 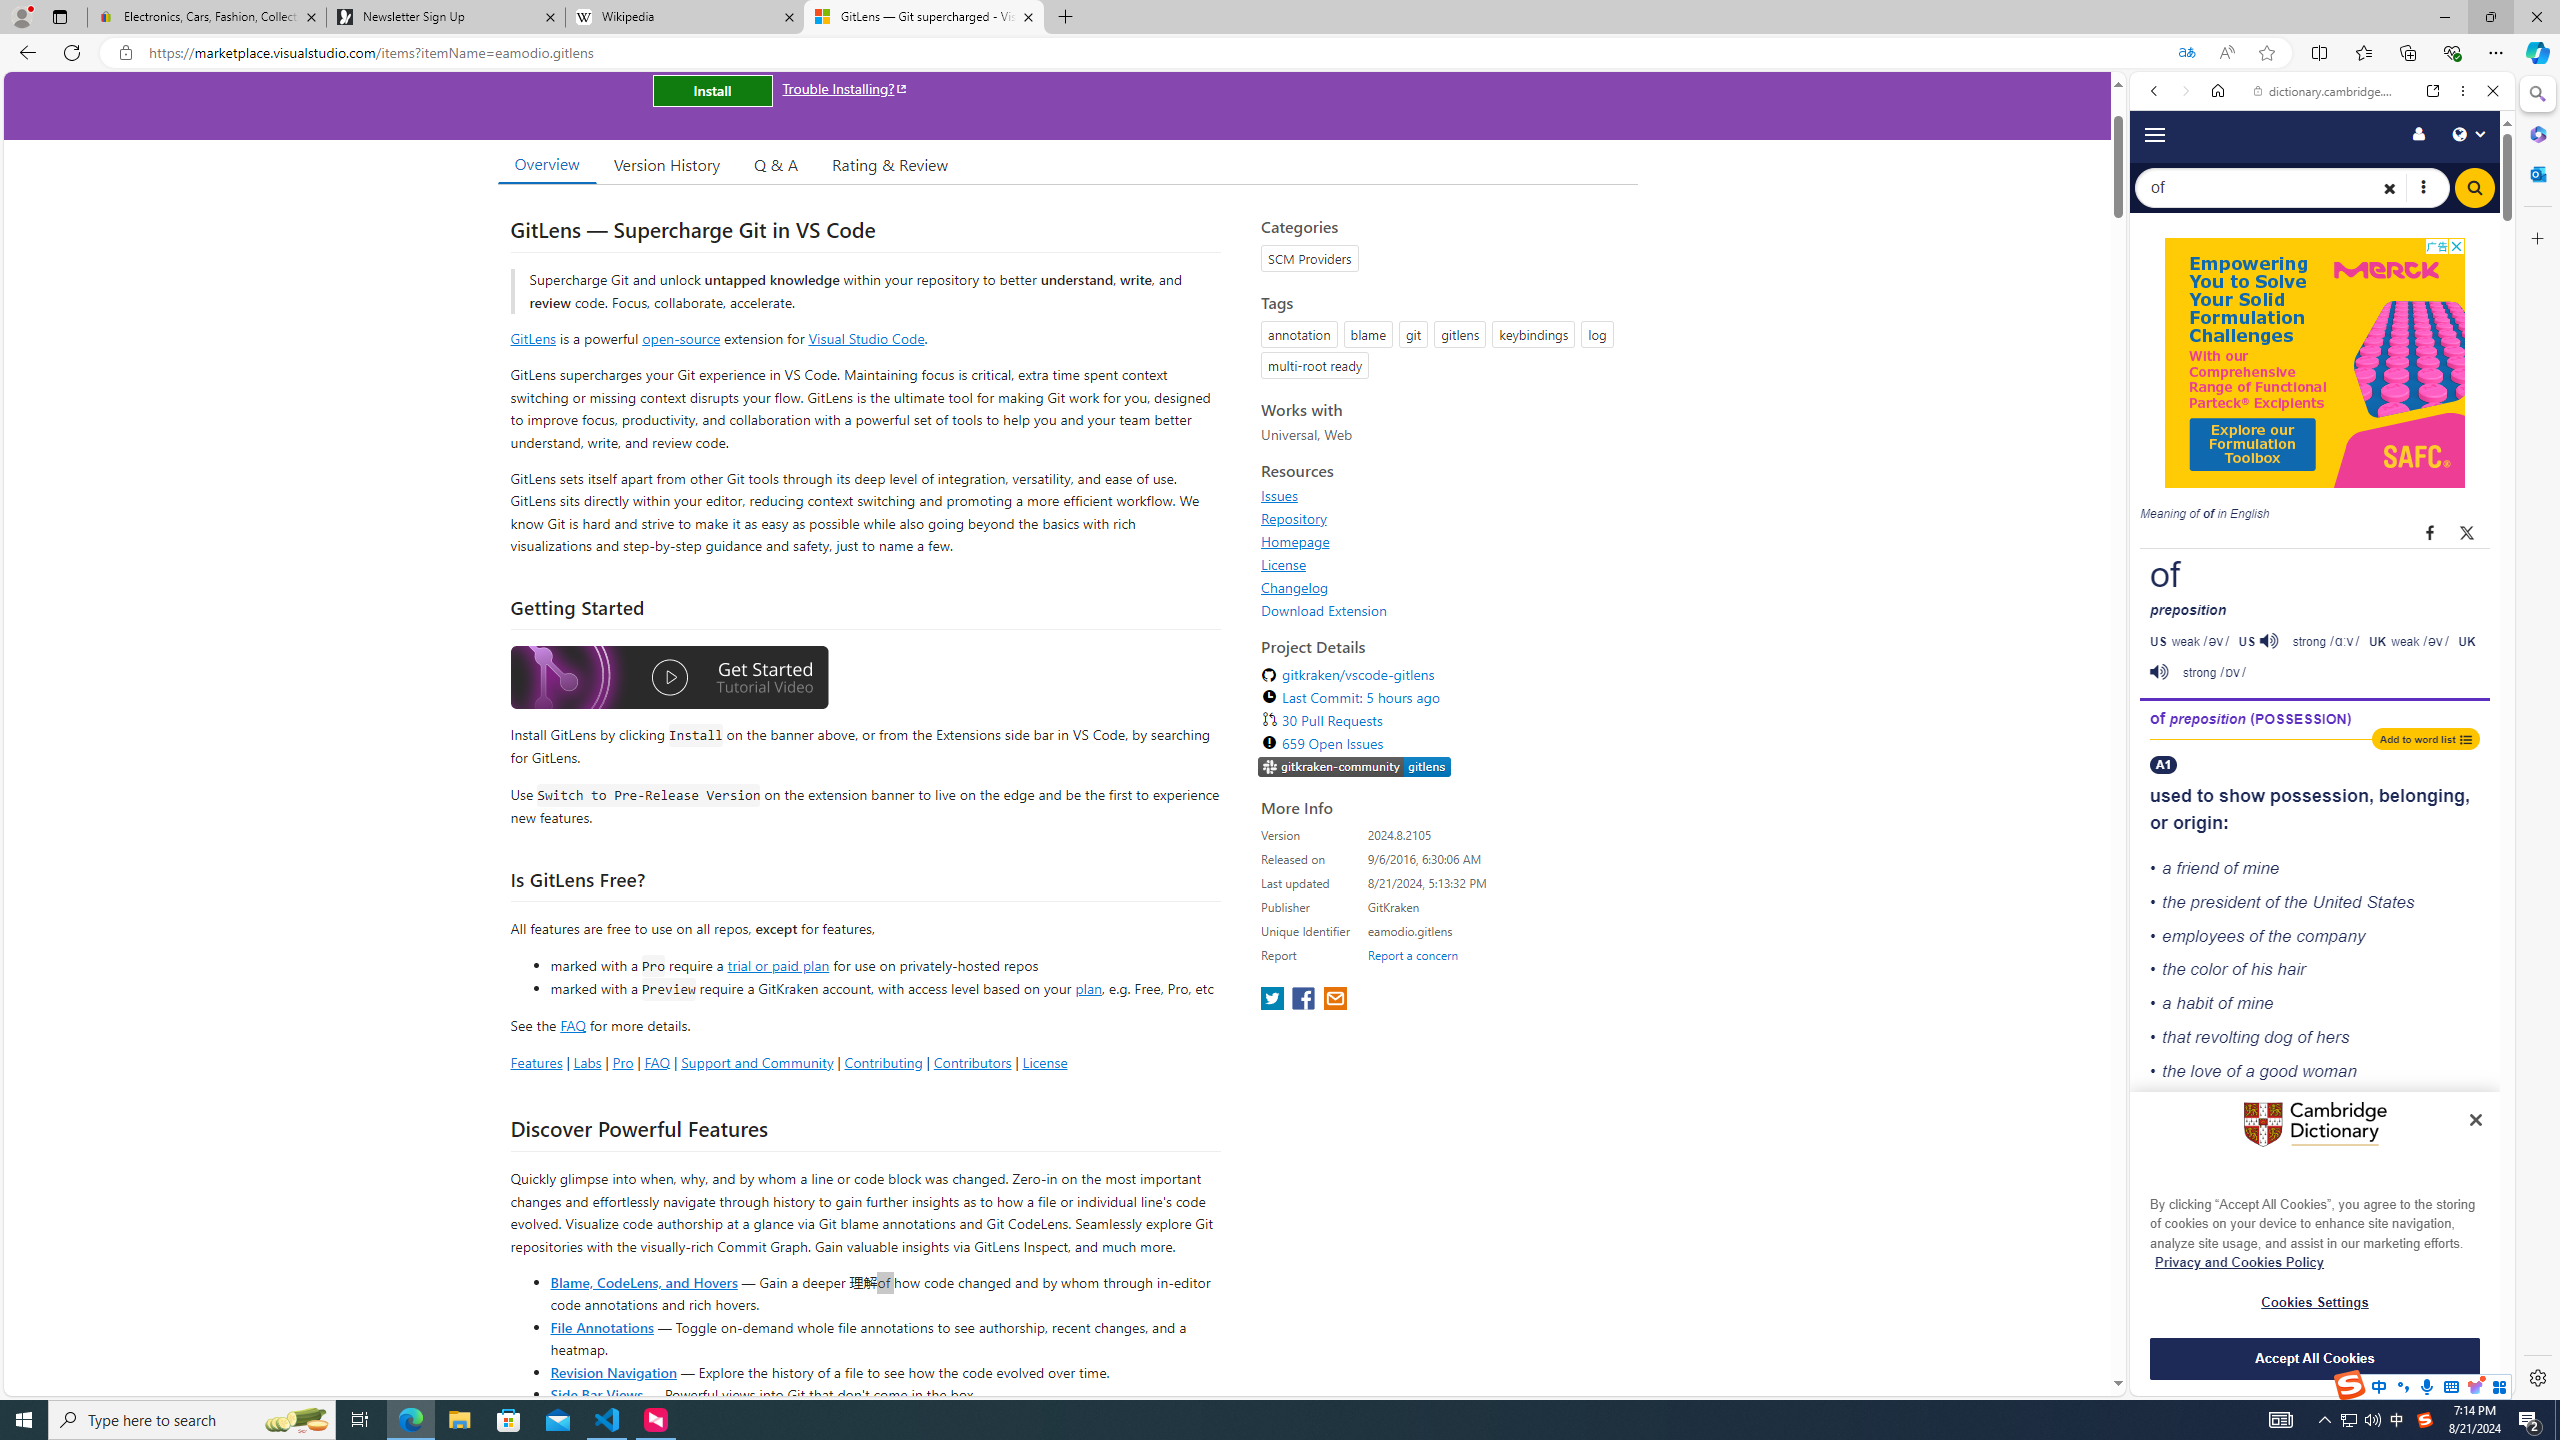 What do you see at coordinates (2184, 89) in the screenshot?
I see `'Forward'` at bounding box center [2184, 89].